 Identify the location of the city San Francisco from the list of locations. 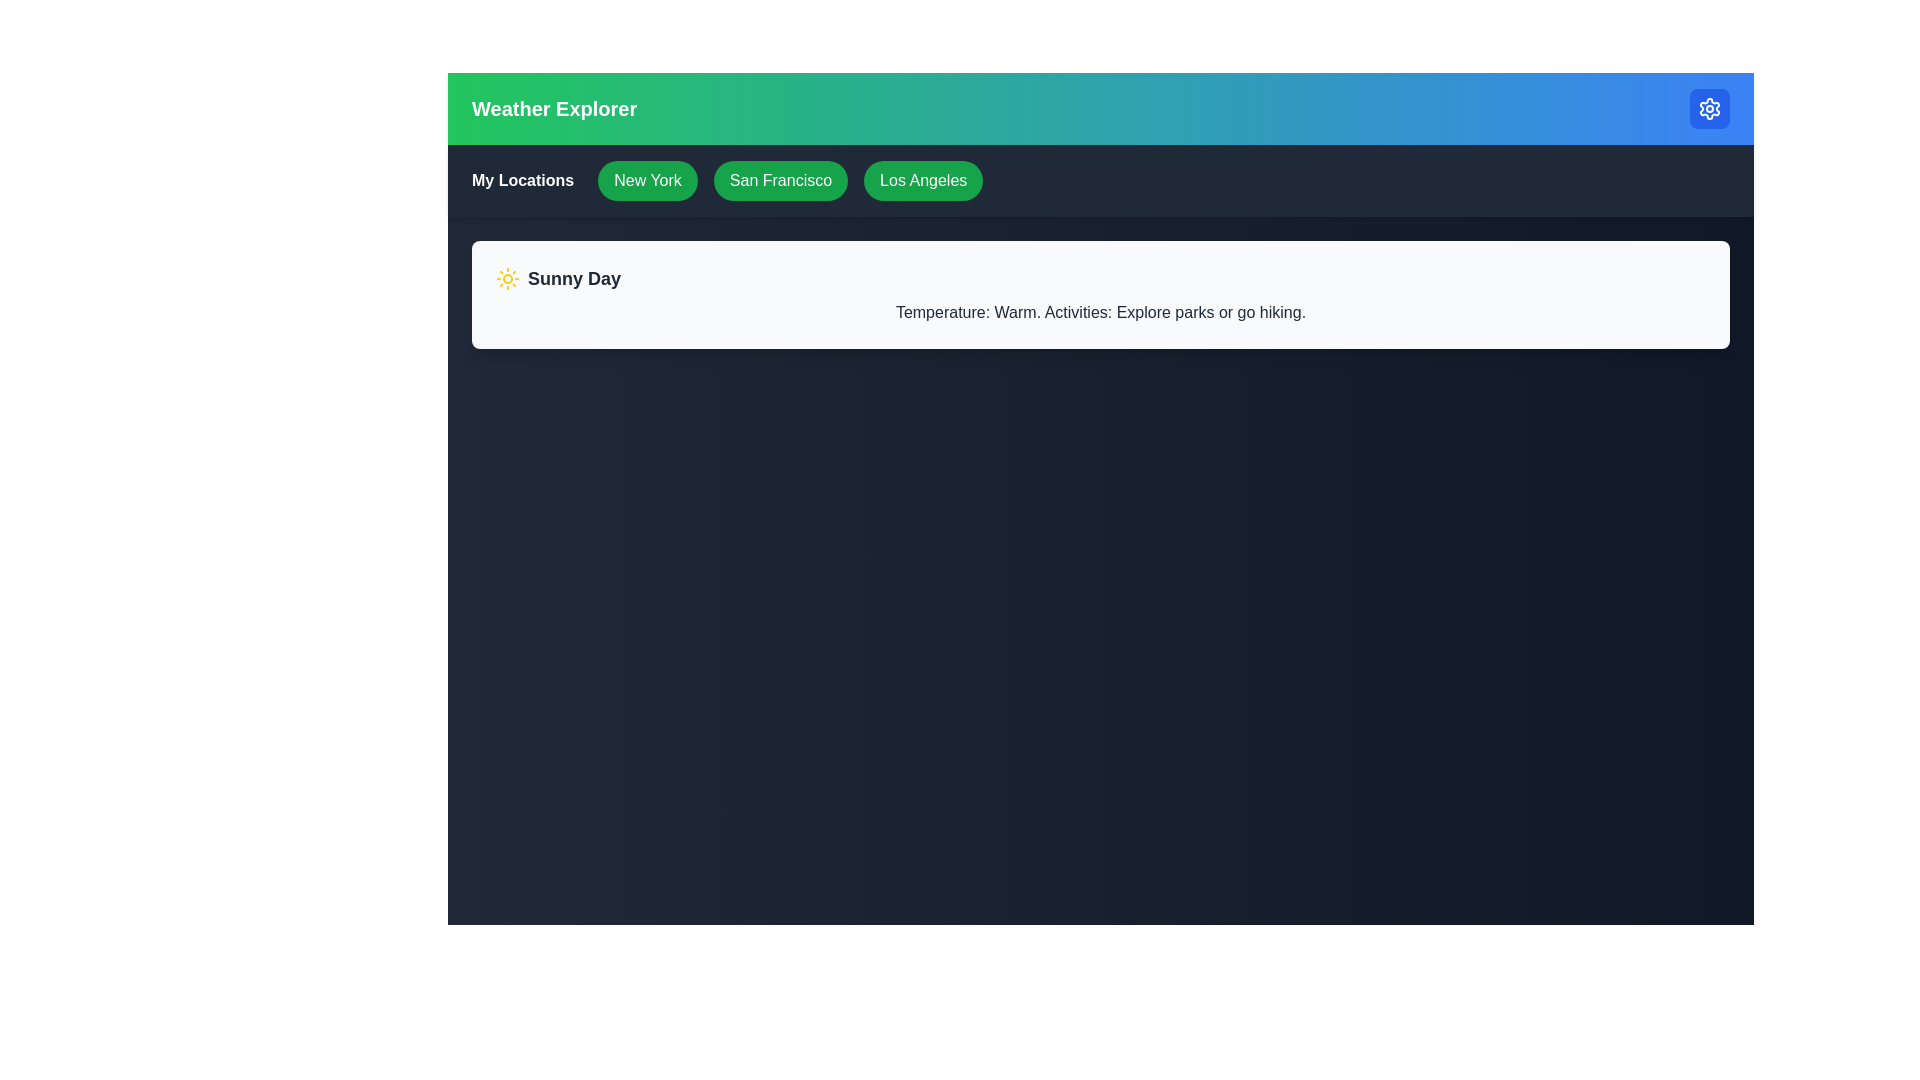
(780, 181).